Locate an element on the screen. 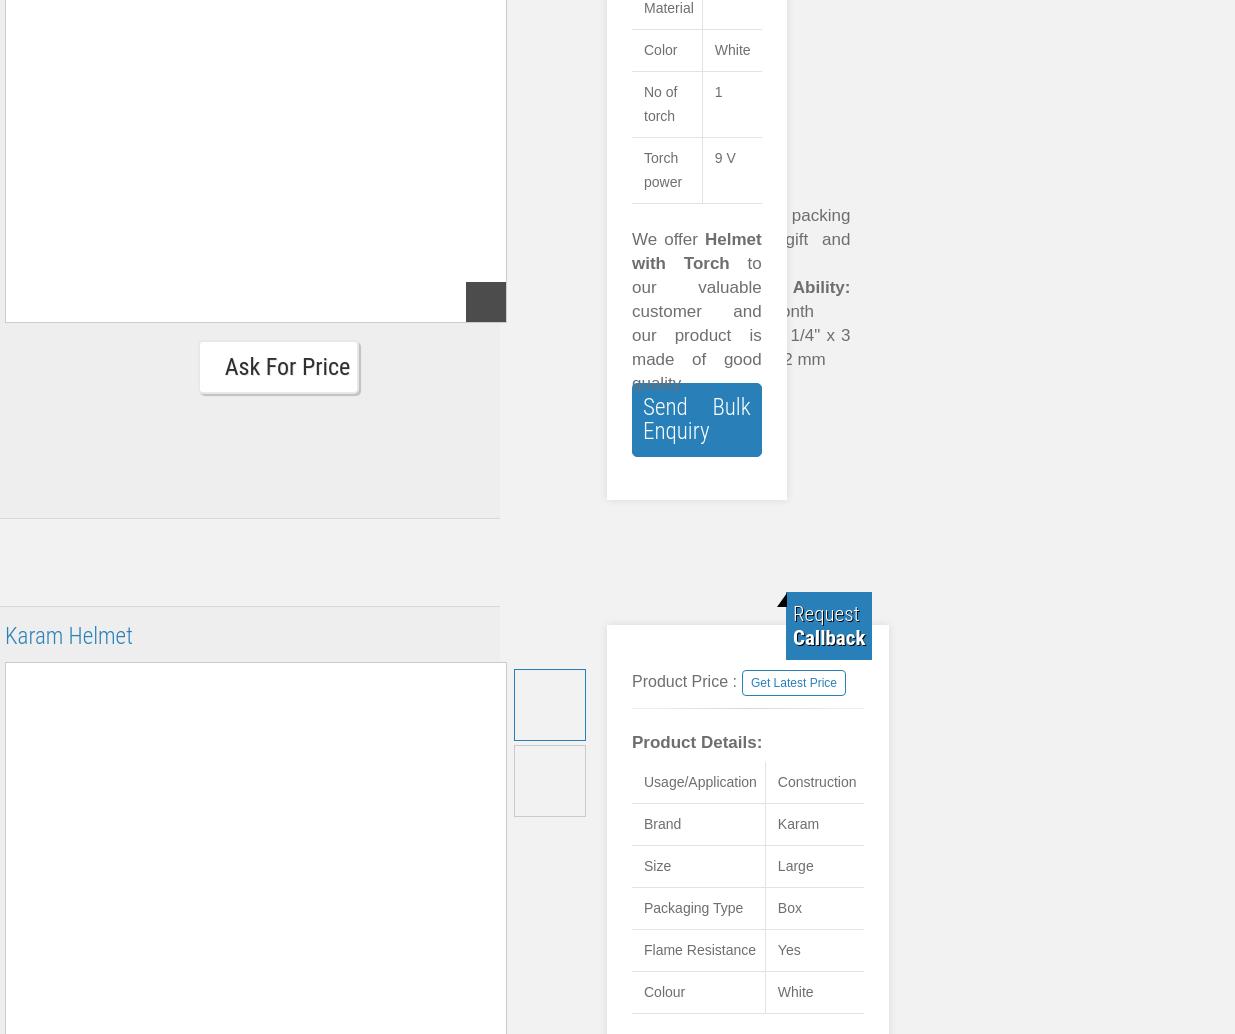 This screenshot has width=1235, height=1034. 'Usage:' is located at coordinates (688, 215).